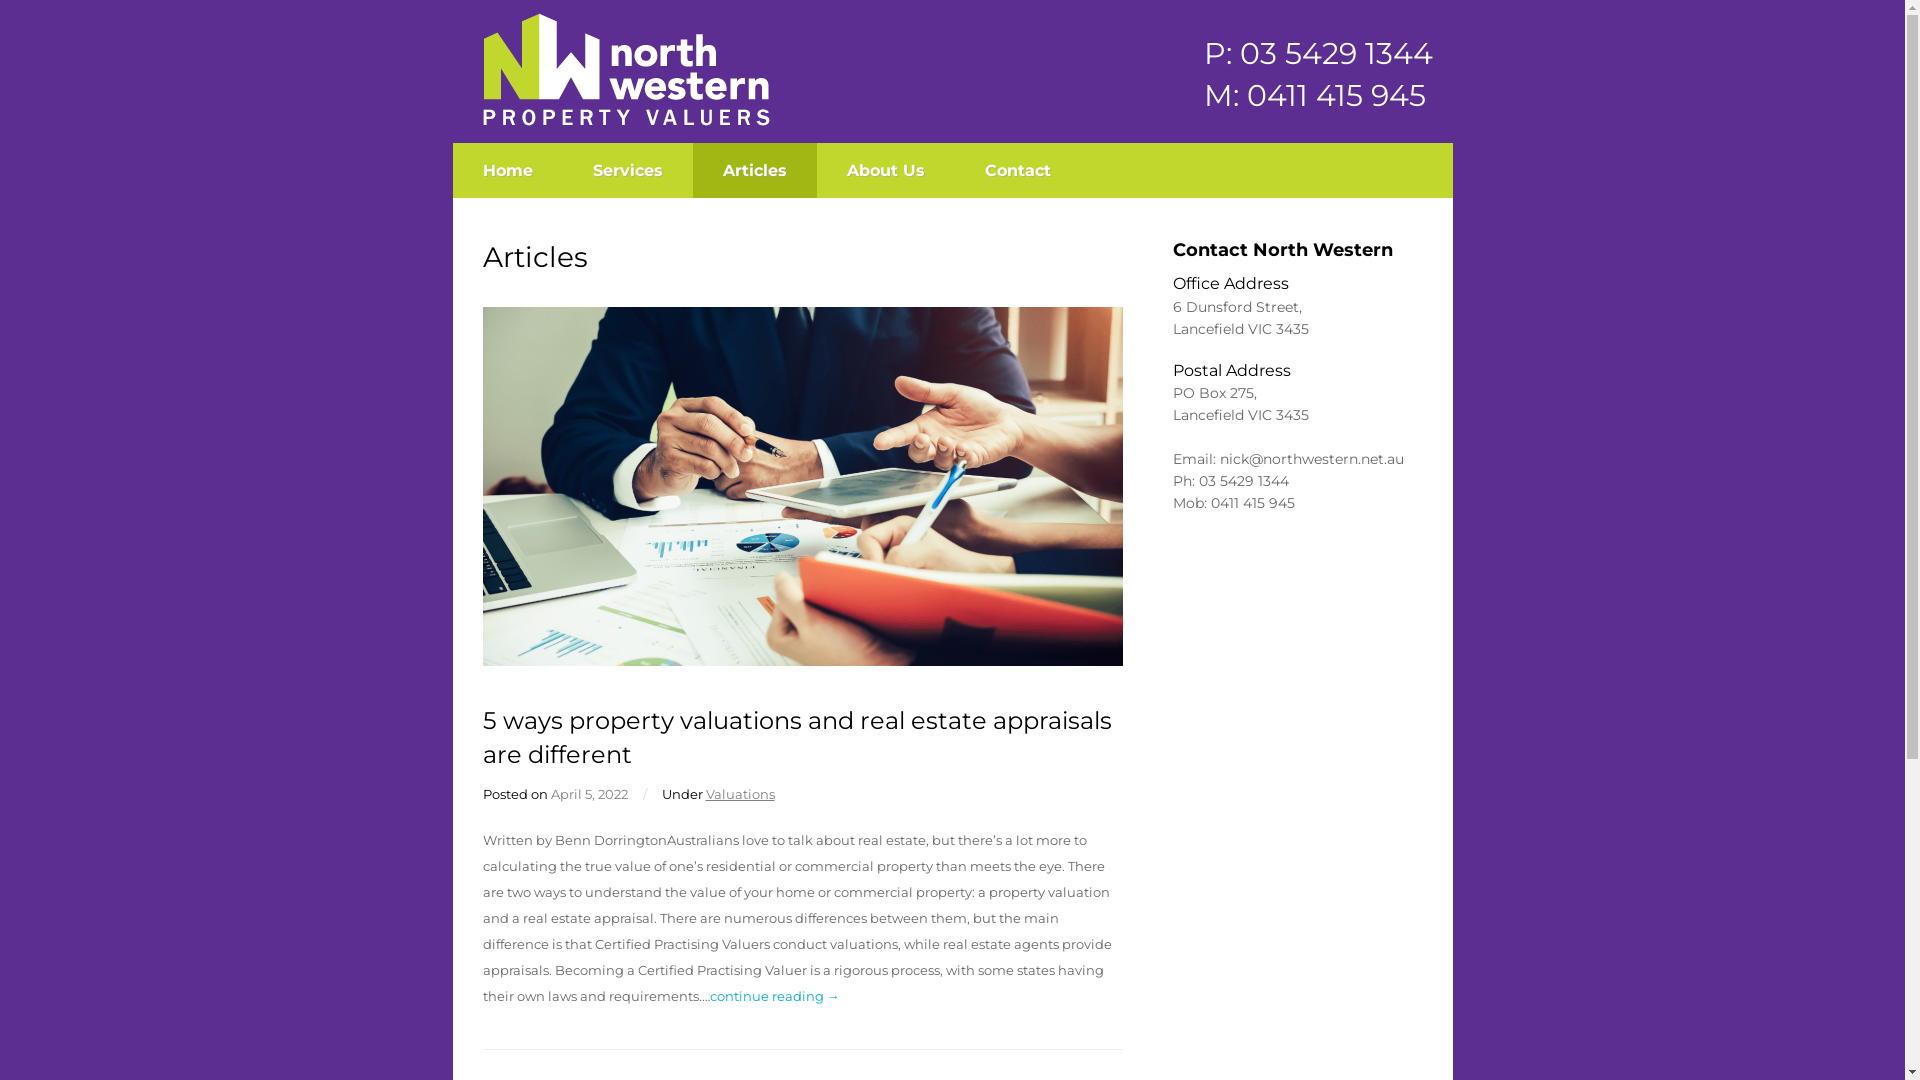  Describe the element at coordinates (691, 169) in the screenshot. I see `'Articles'` at that location.